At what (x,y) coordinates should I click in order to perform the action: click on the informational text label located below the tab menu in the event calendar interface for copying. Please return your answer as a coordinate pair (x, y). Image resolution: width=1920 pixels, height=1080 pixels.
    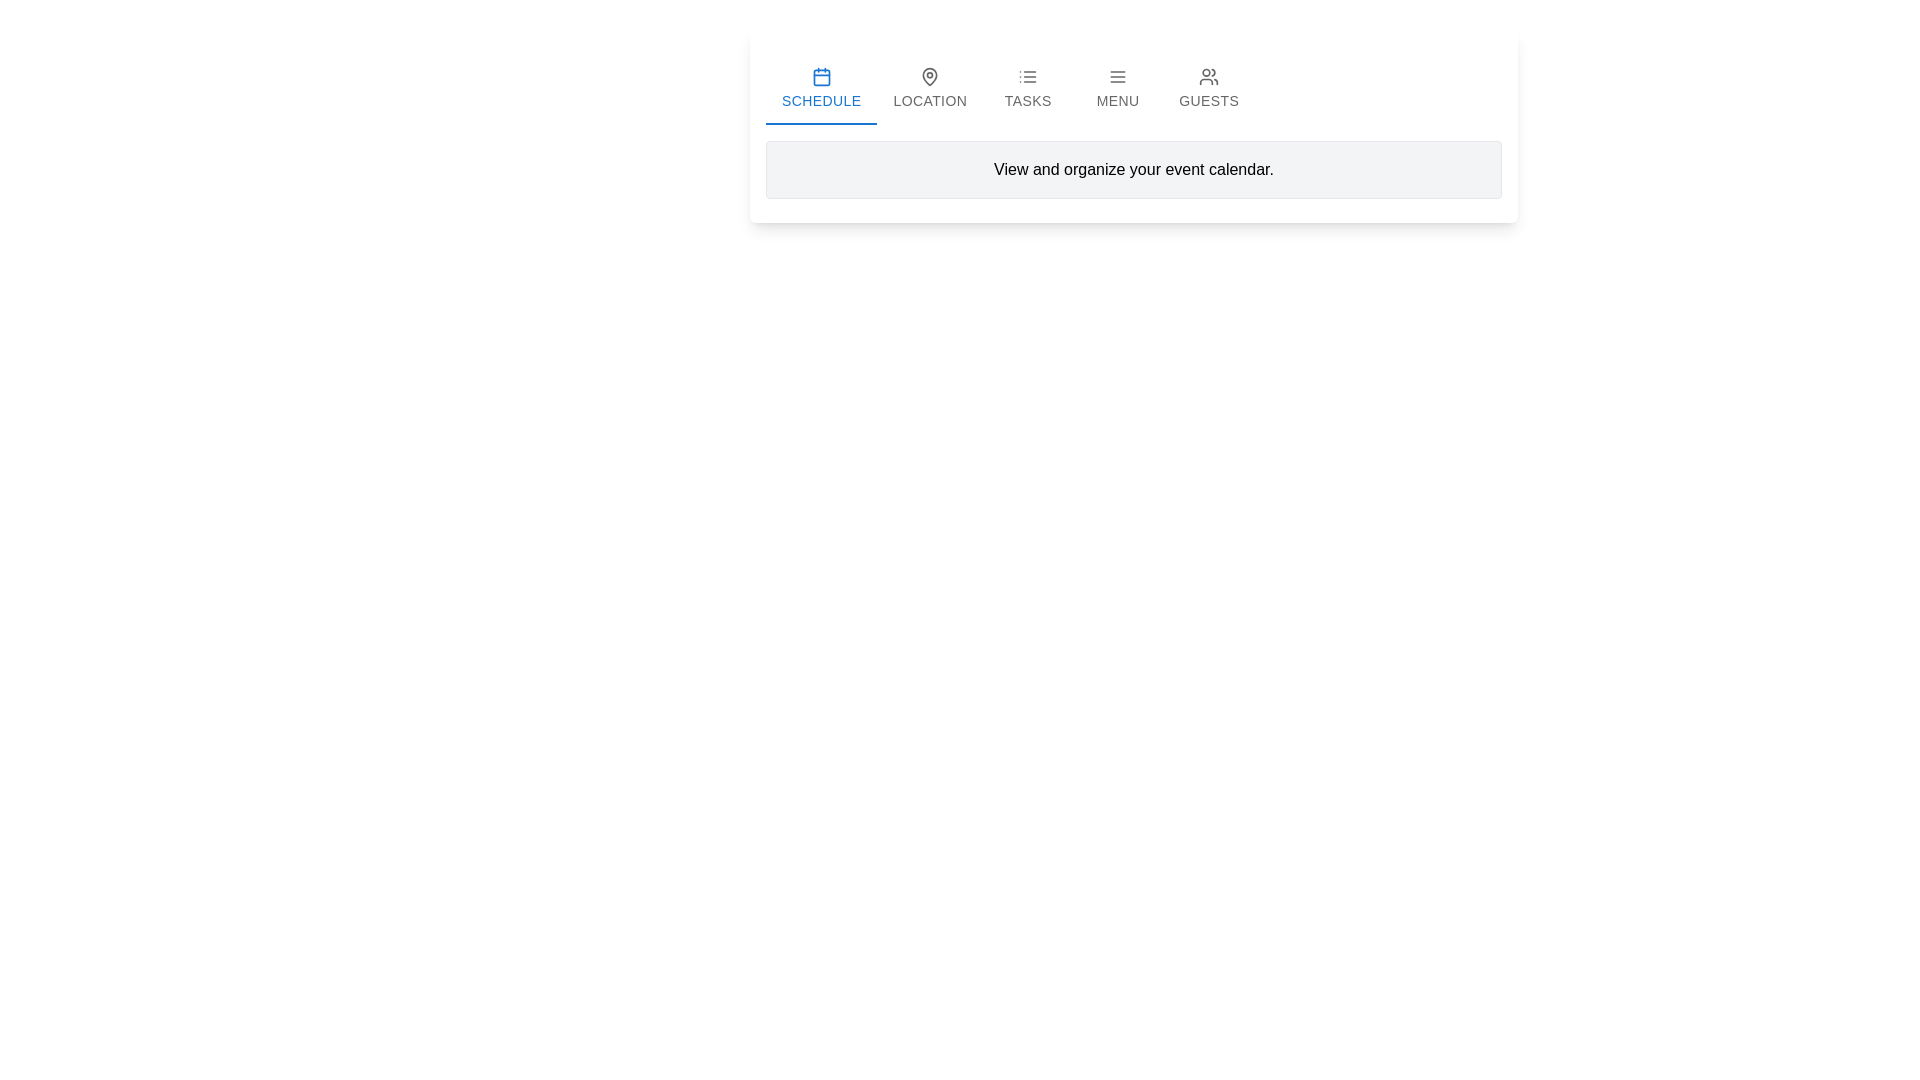
    Looking at the image, I should click on (1133, 168).